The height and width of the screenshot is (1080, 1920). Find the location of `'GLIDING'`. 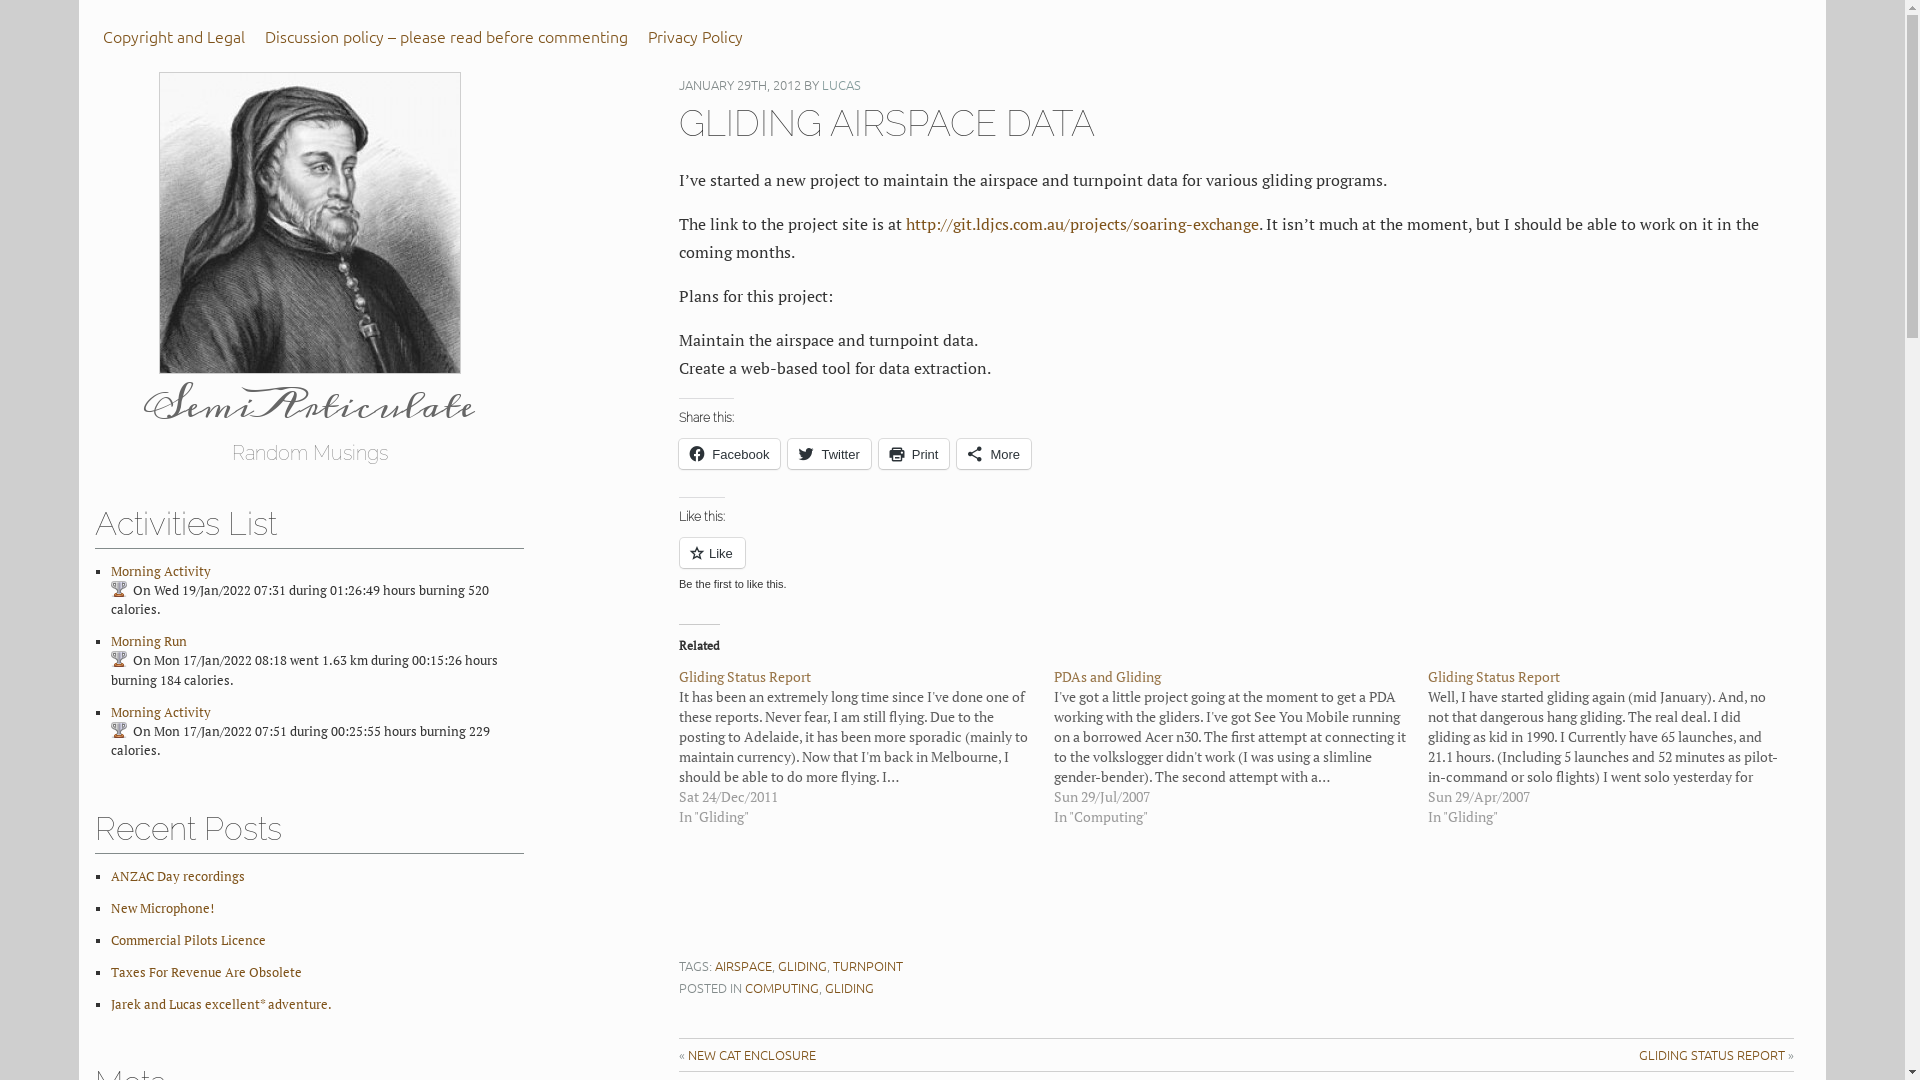

'GLIDING' is located at coordinates (802, 964).